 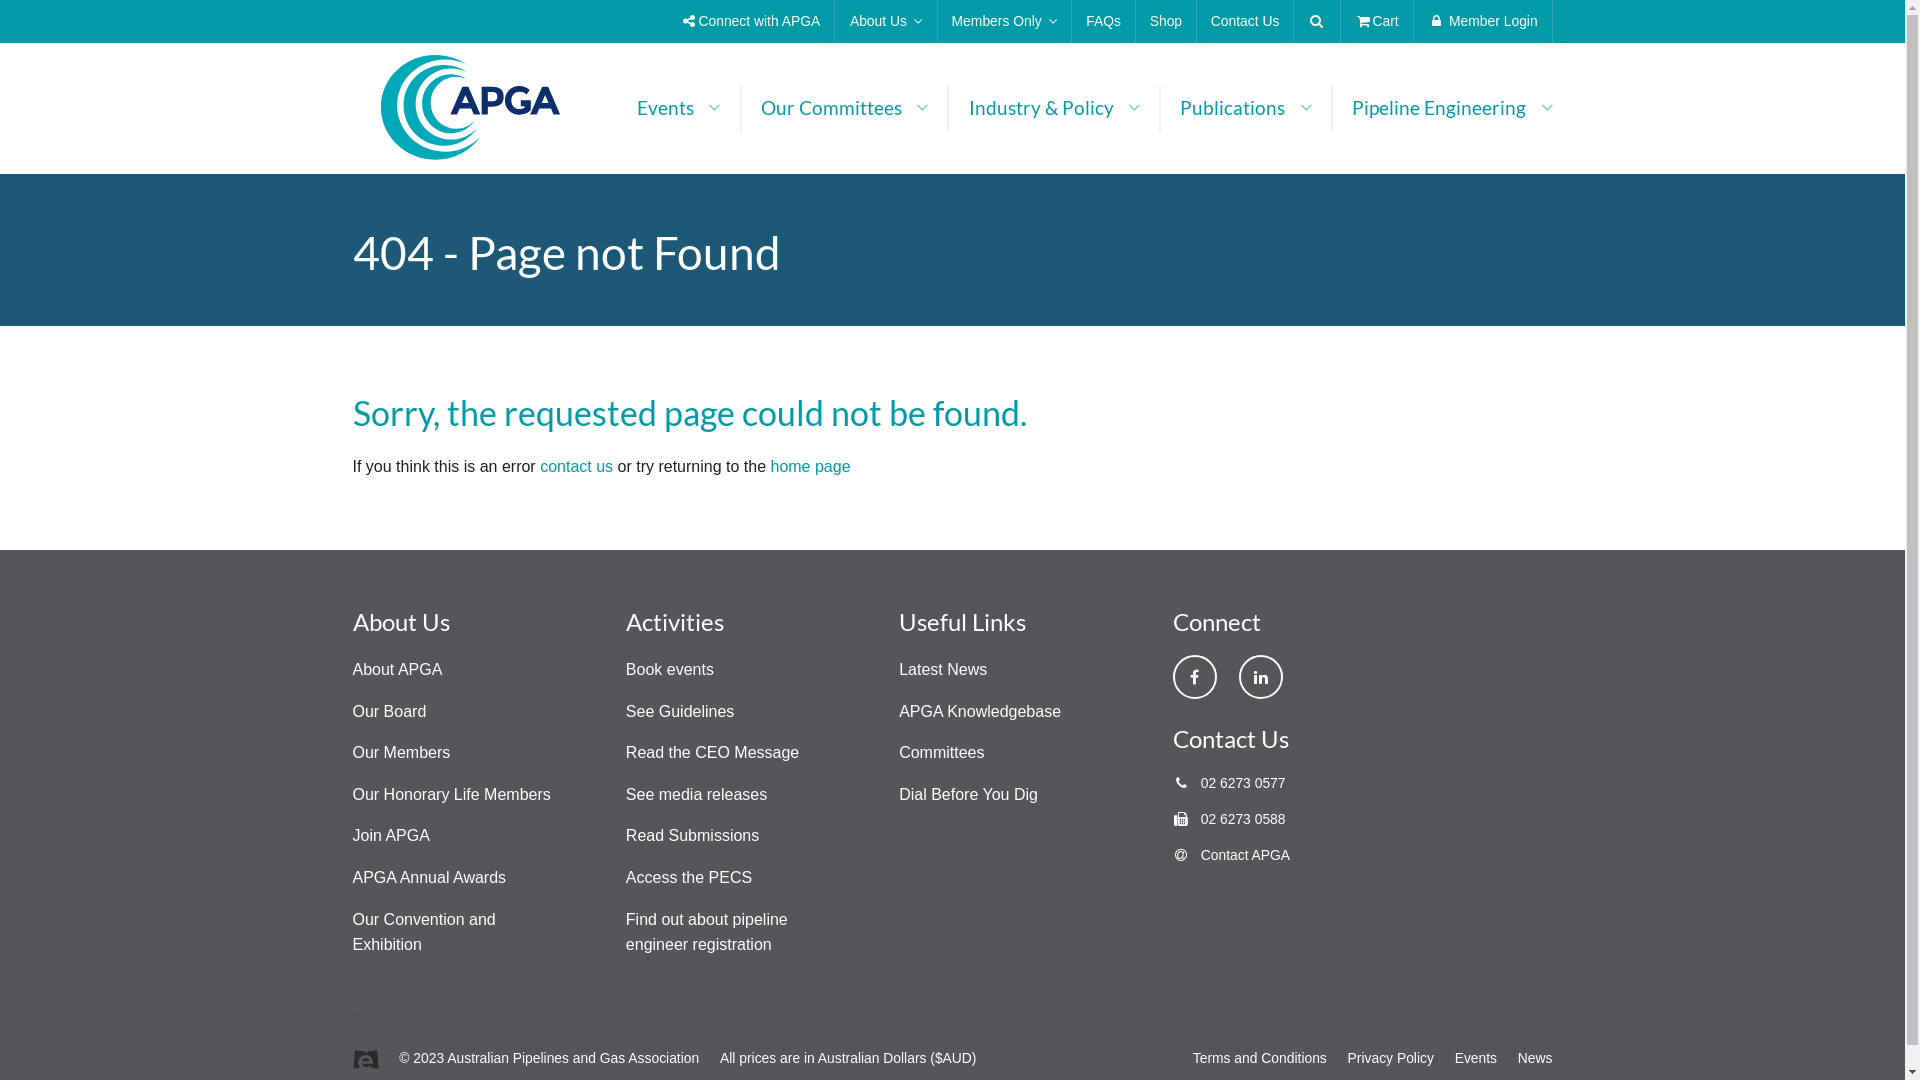 I want to click on 'News', so click(x=1534, y=1056).